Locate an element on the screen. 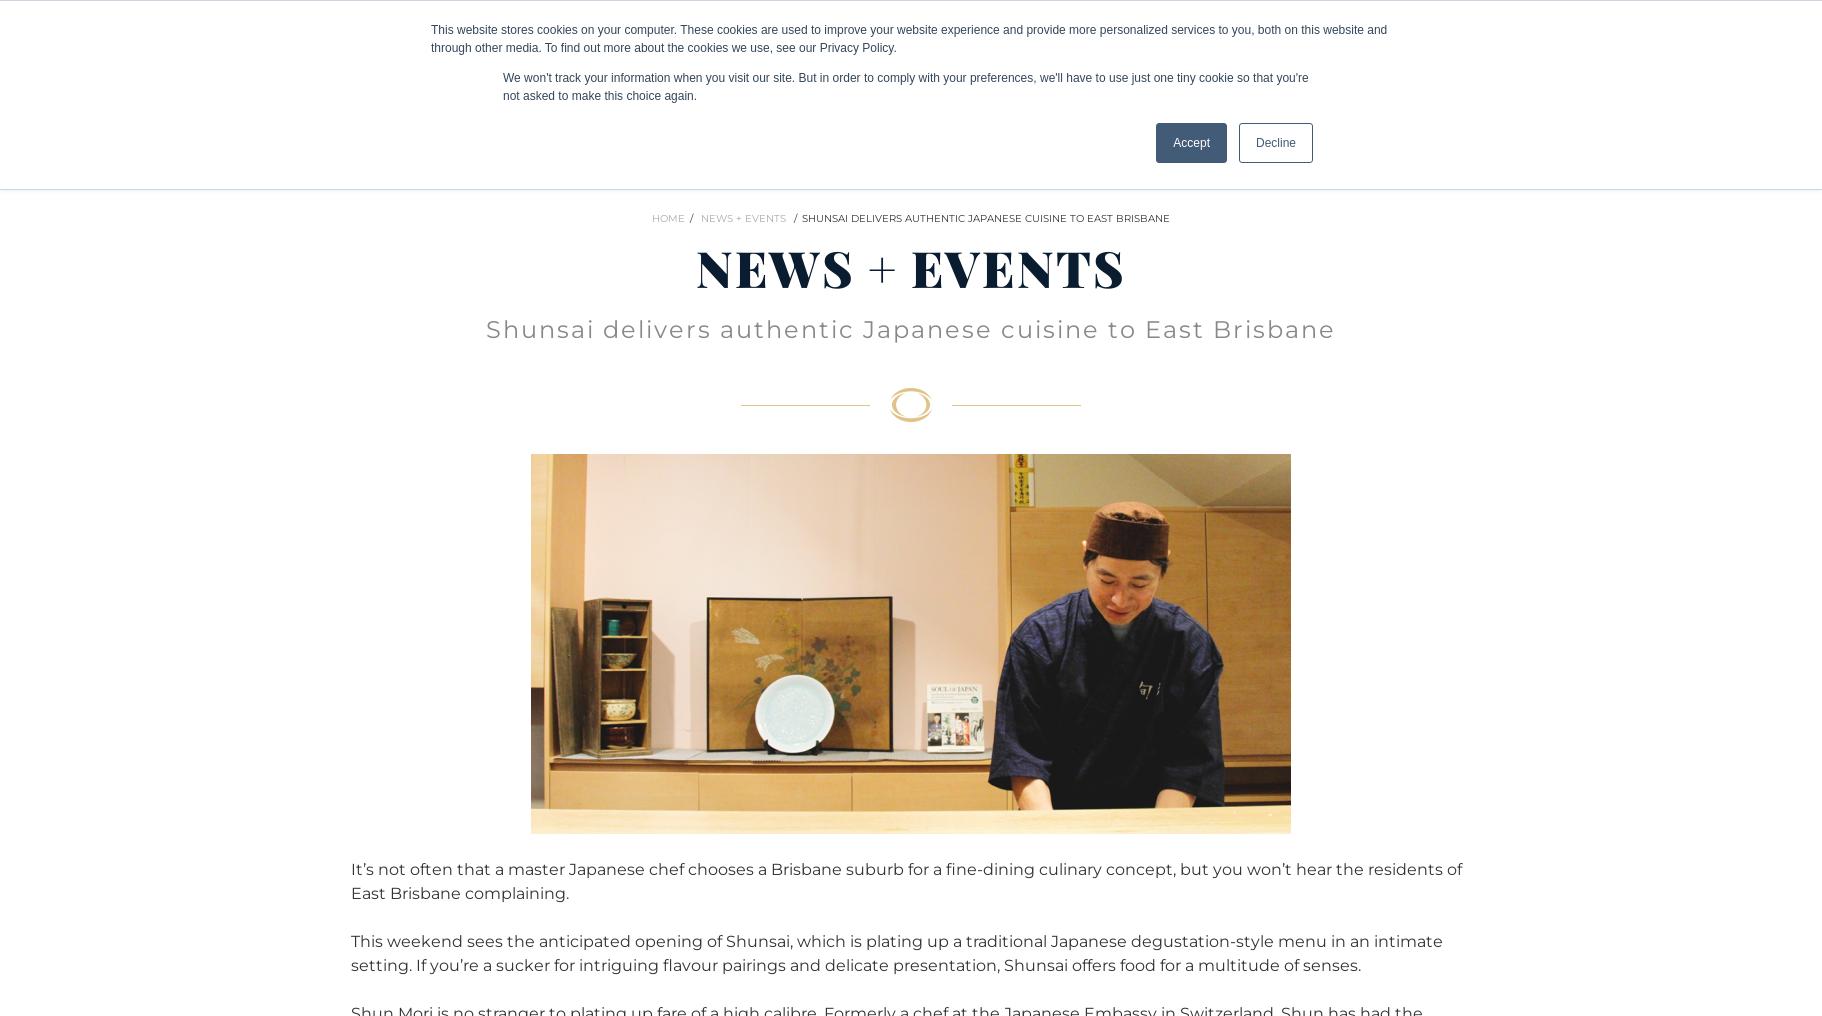  'This website stores cookies on your computer. These cookies are used to improve your website experience and provide more personalized services to you, both on this website and through other media. To find out more about the cookies we use, see our Privacy Policy.' is located at coordinates (430, 38).